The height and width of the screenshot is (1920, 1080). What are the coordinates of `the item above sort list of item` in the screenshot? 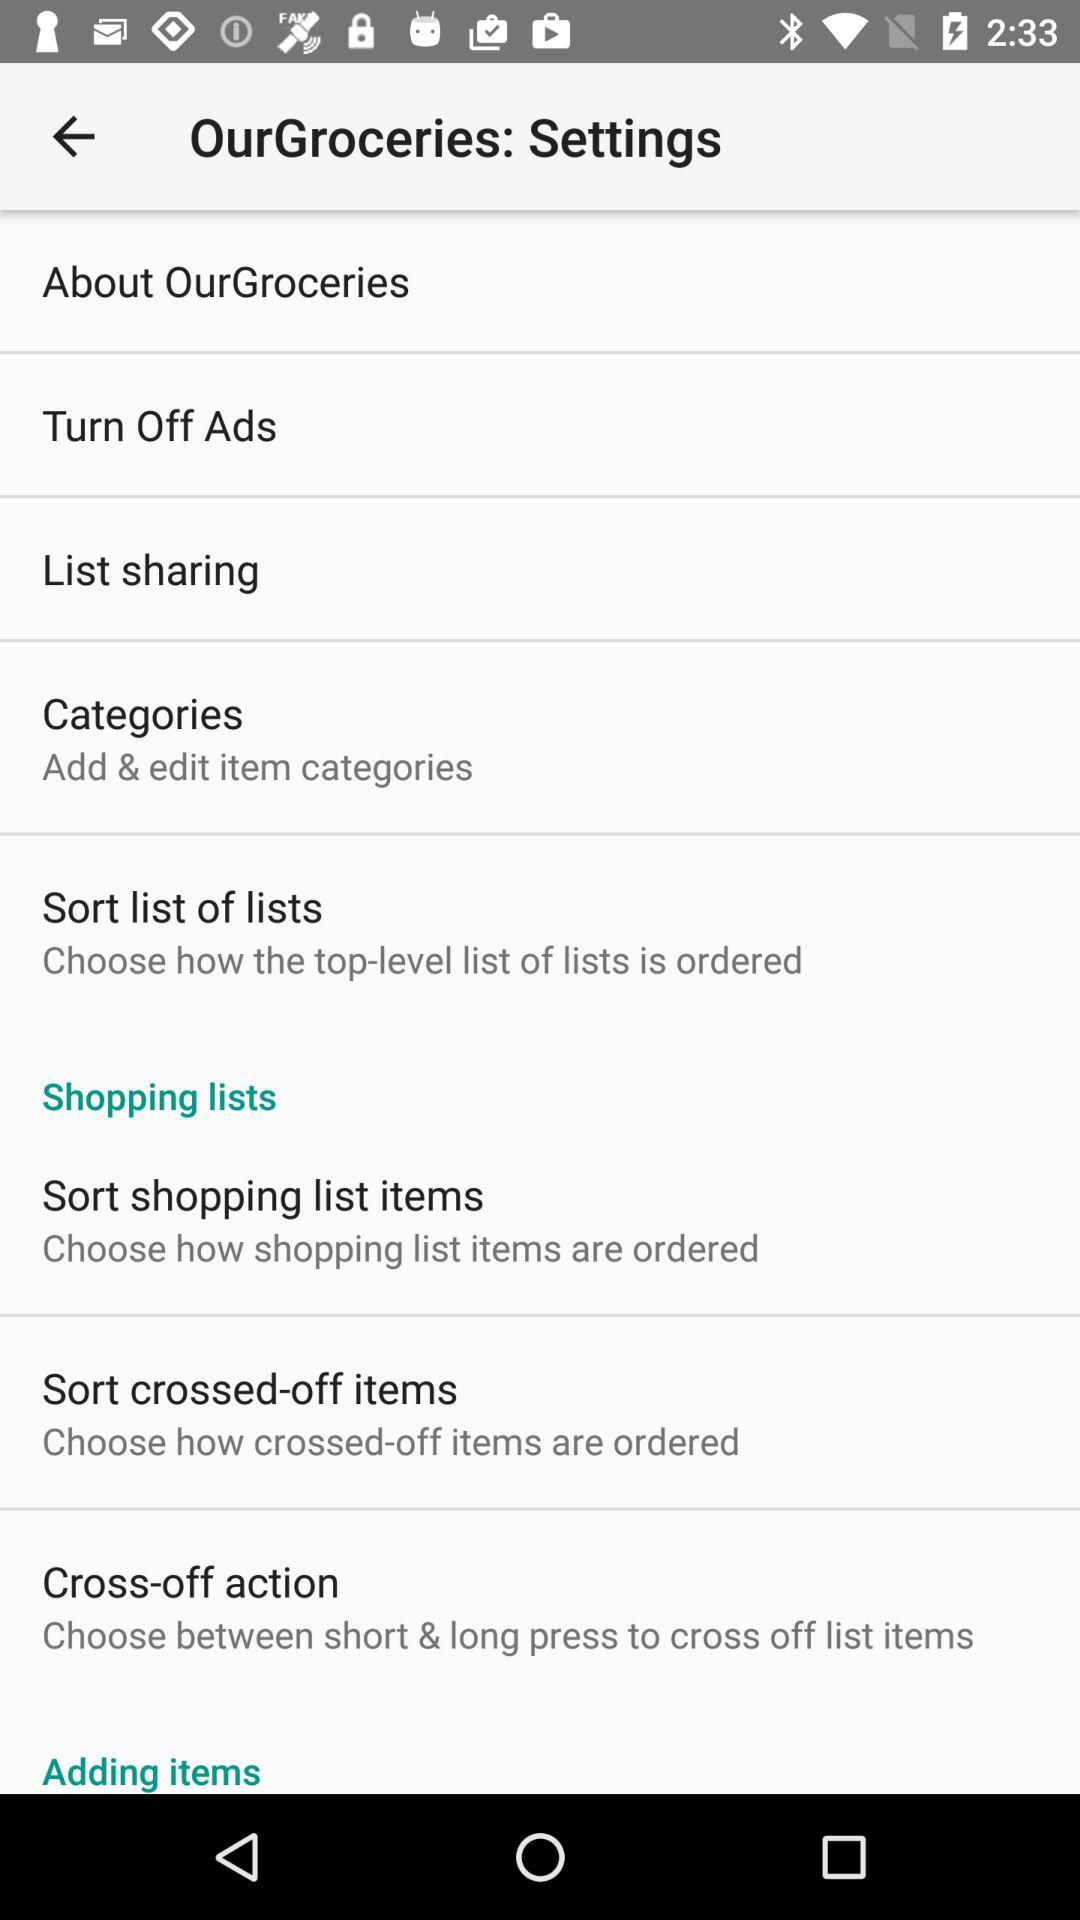 It's located at (256, 764).